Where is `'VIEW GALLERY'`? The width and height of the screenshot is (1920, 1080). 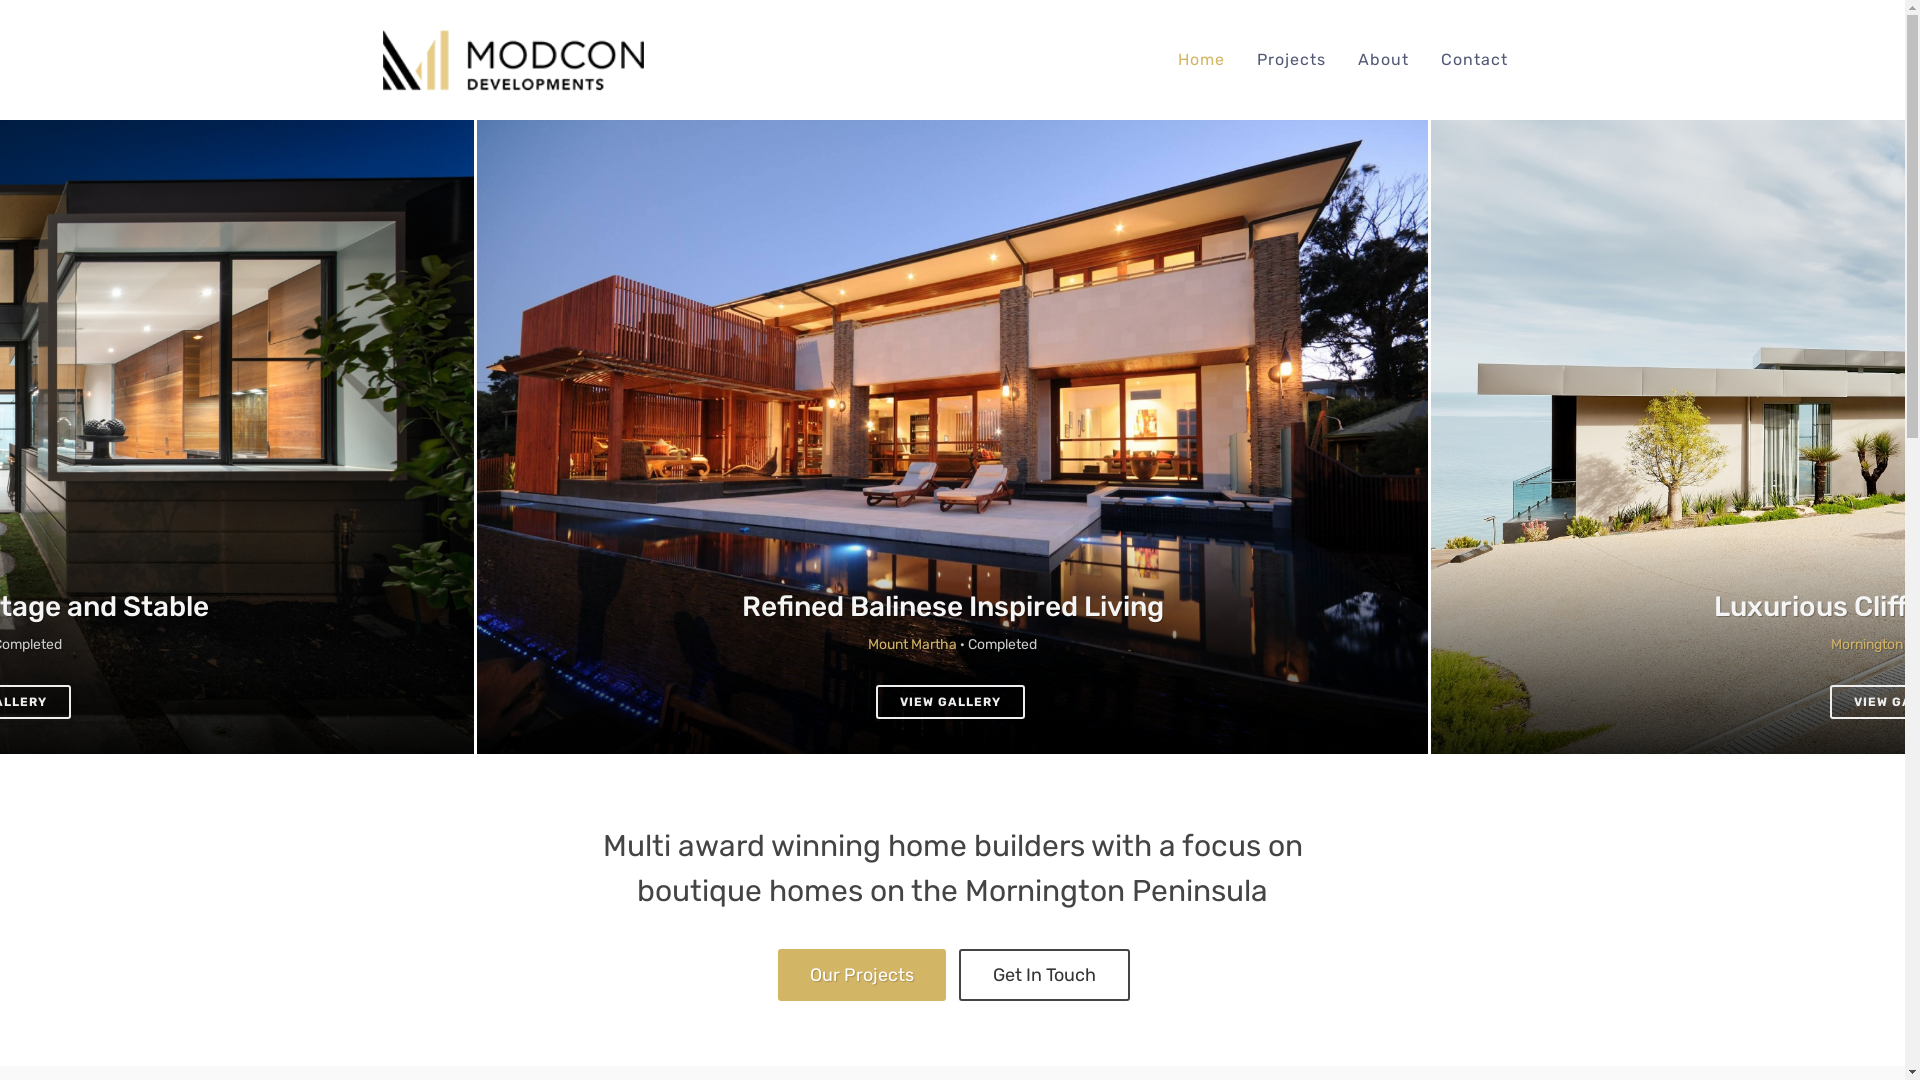 'VIEW GALLERY' is located at coordinates (875, 701).